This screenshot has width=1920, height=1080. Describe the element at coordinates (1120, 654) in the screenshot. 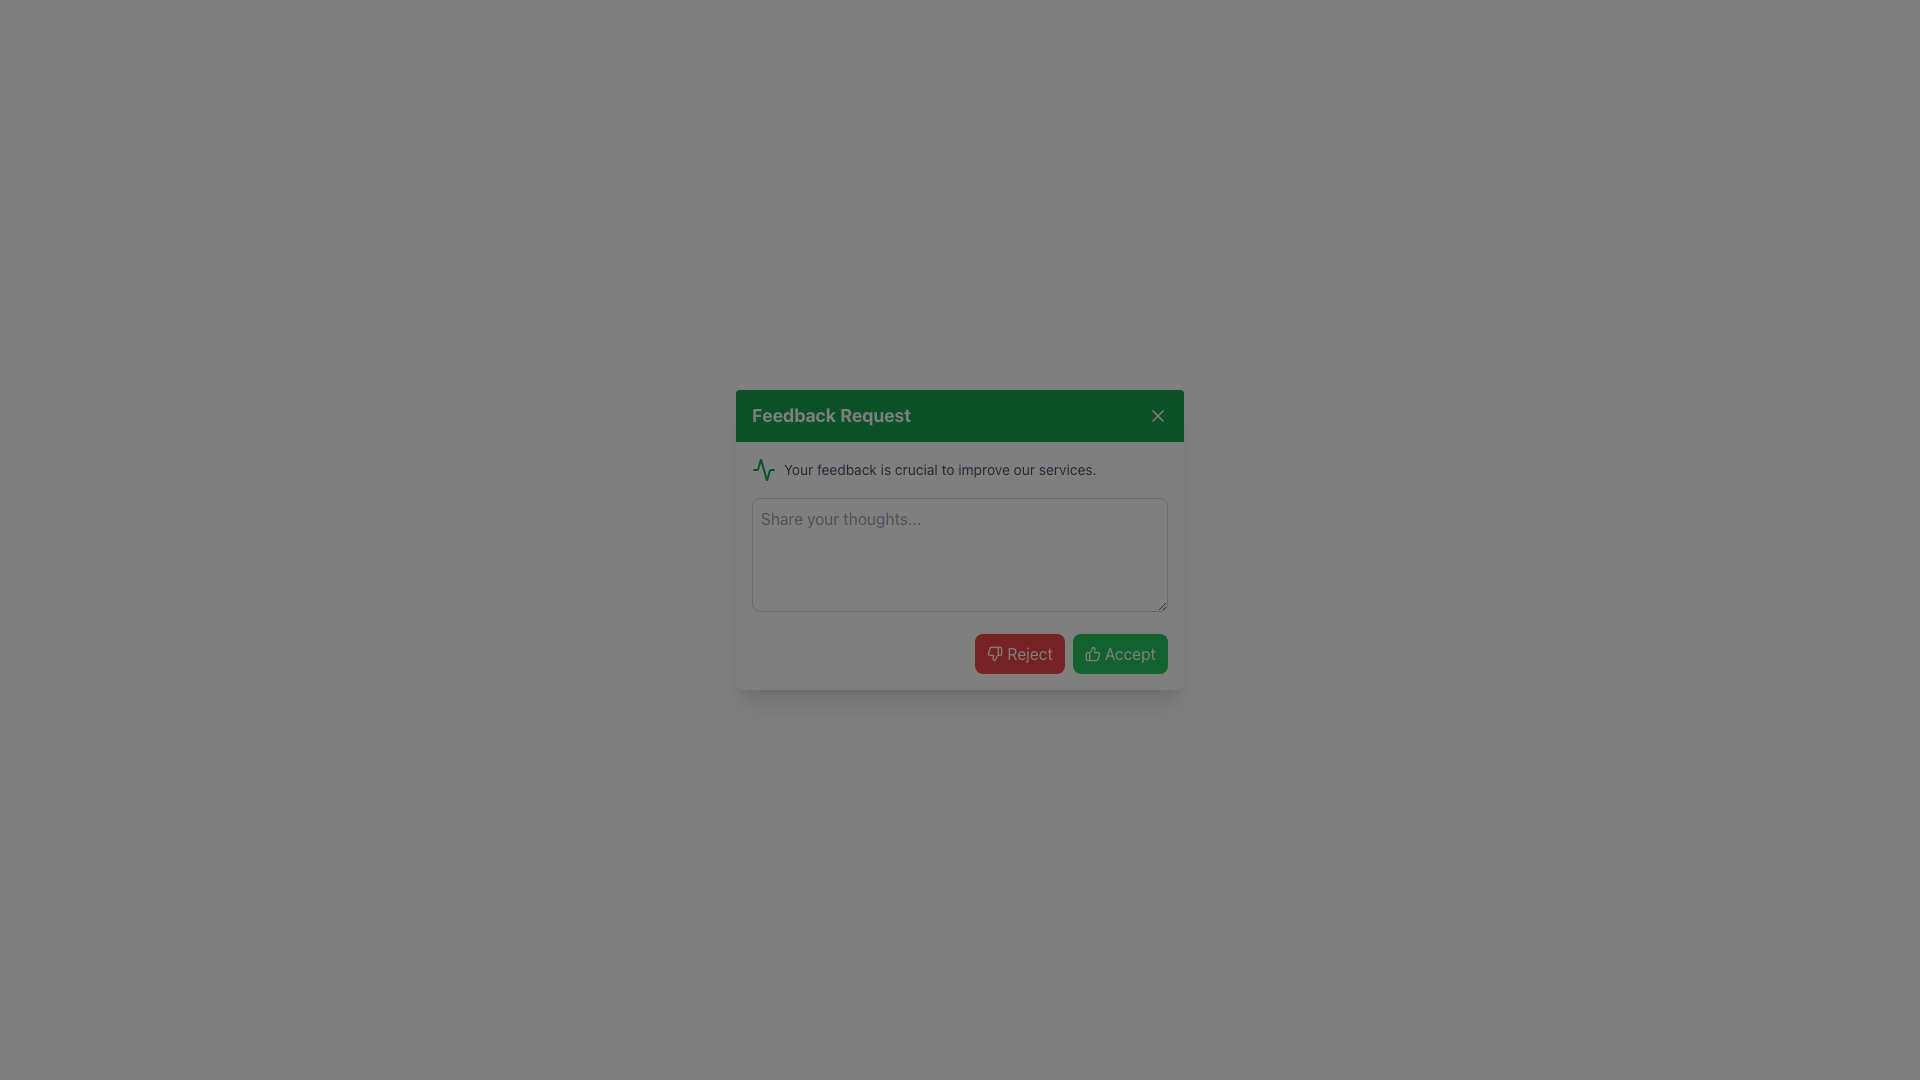

I see `the confirmation button located within the feedback dialog box` at that location.